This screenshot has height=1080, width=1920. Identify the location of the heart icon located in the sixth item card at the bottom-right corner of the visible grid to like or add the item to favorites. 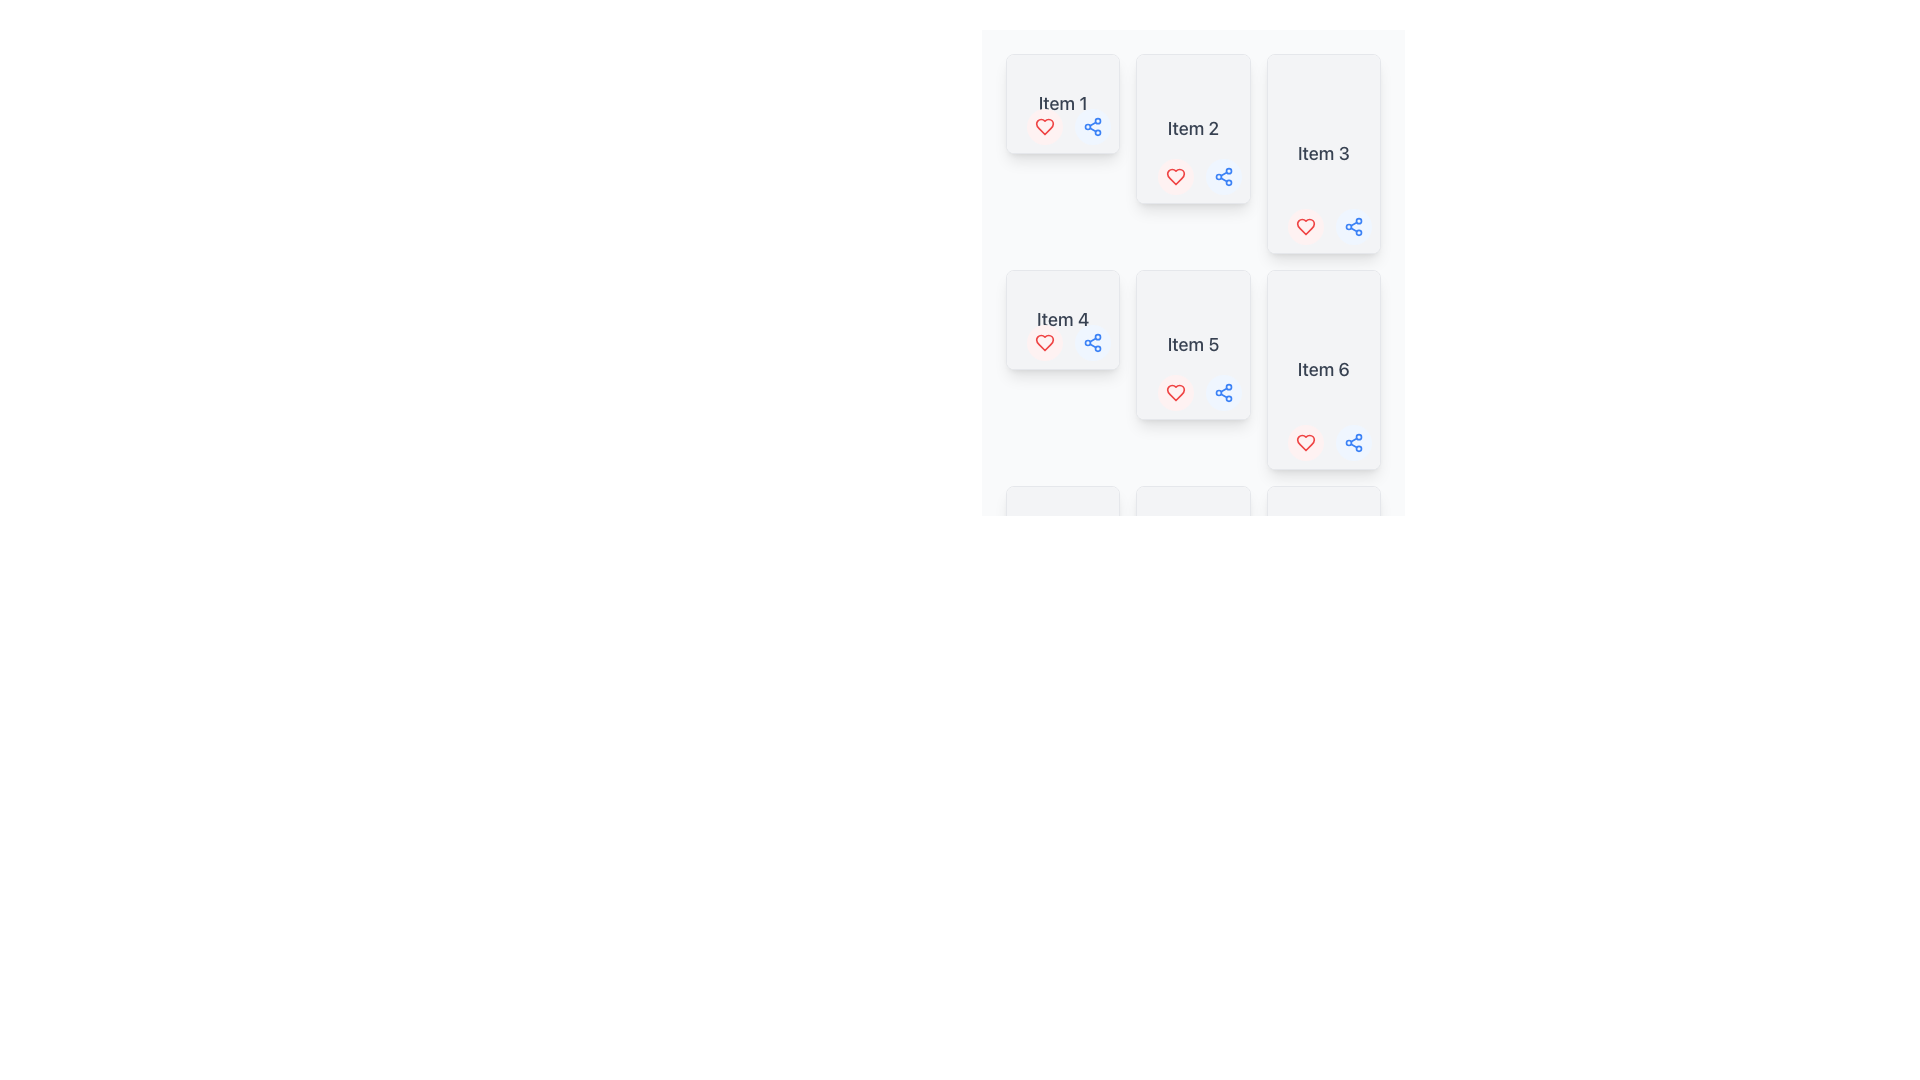
(1305, 442).